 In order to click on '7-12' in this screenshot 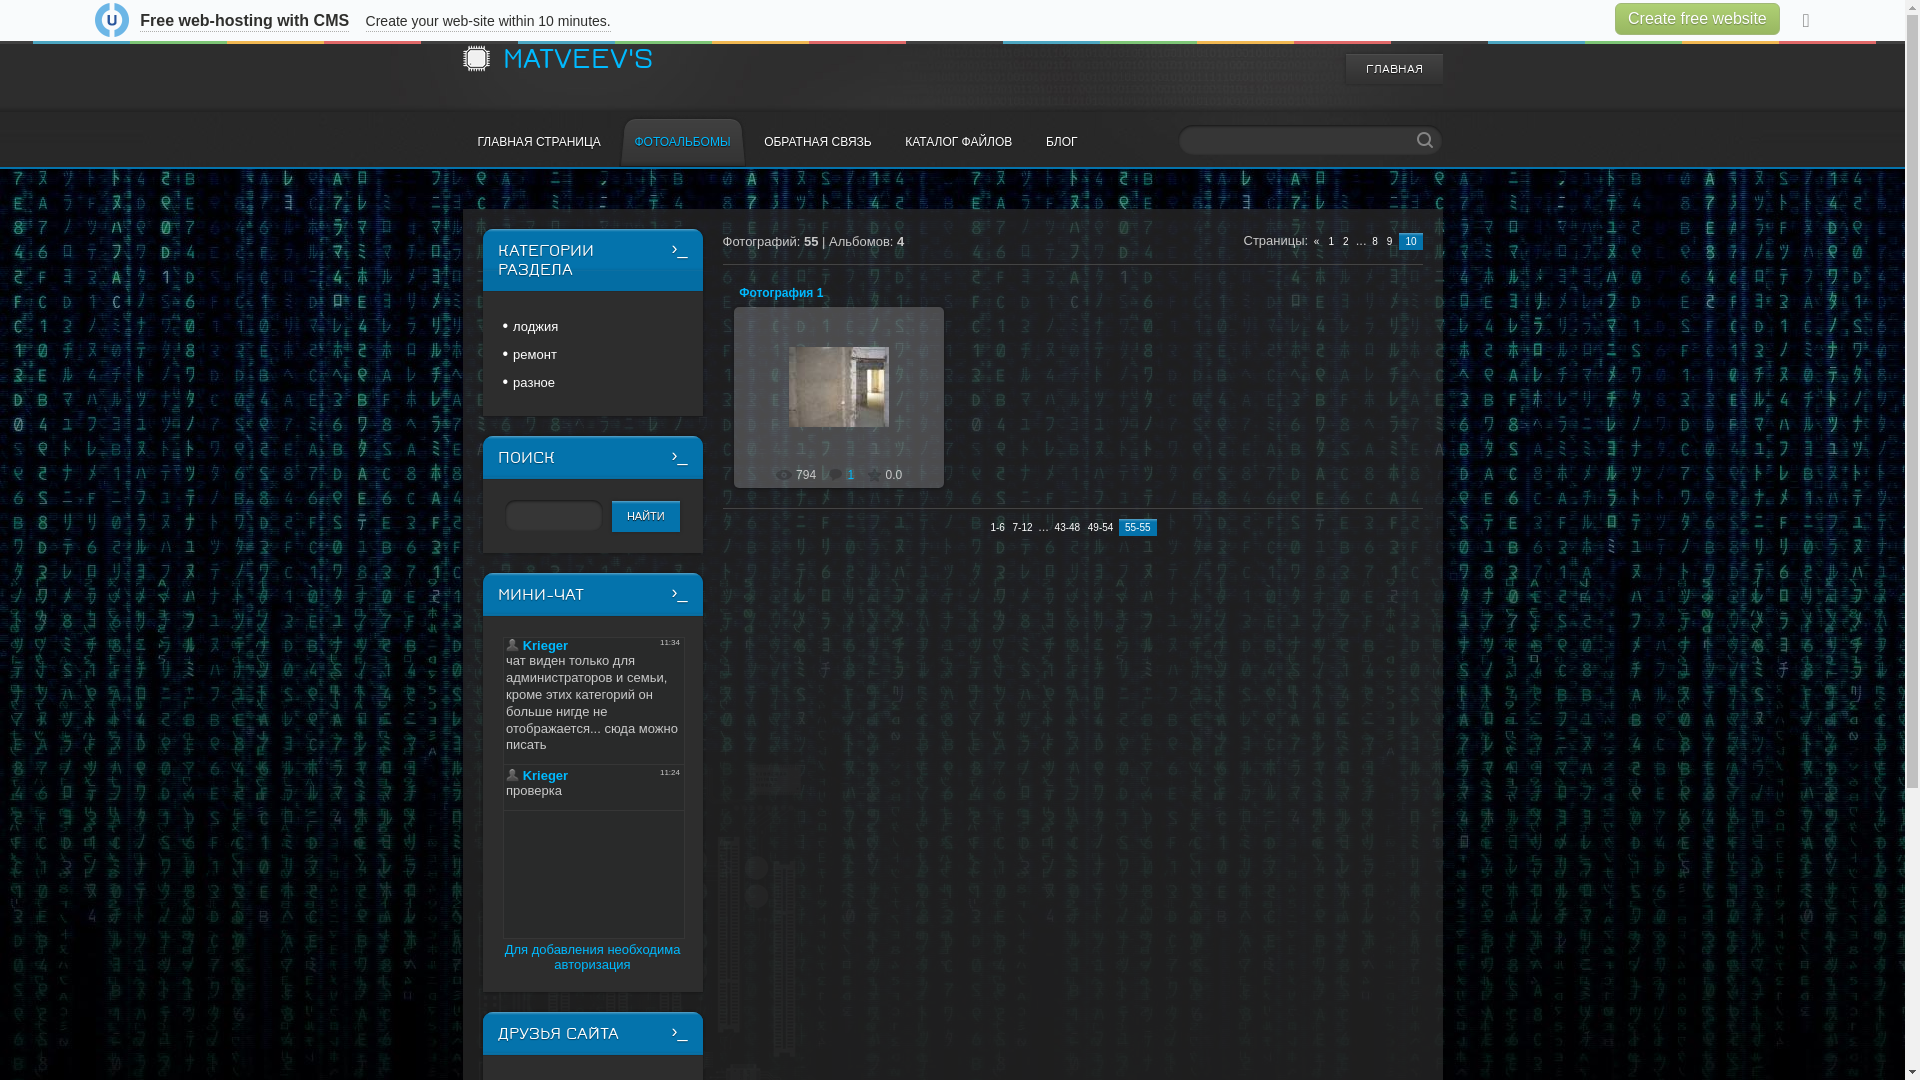, I will do `click(1009, 526)`.